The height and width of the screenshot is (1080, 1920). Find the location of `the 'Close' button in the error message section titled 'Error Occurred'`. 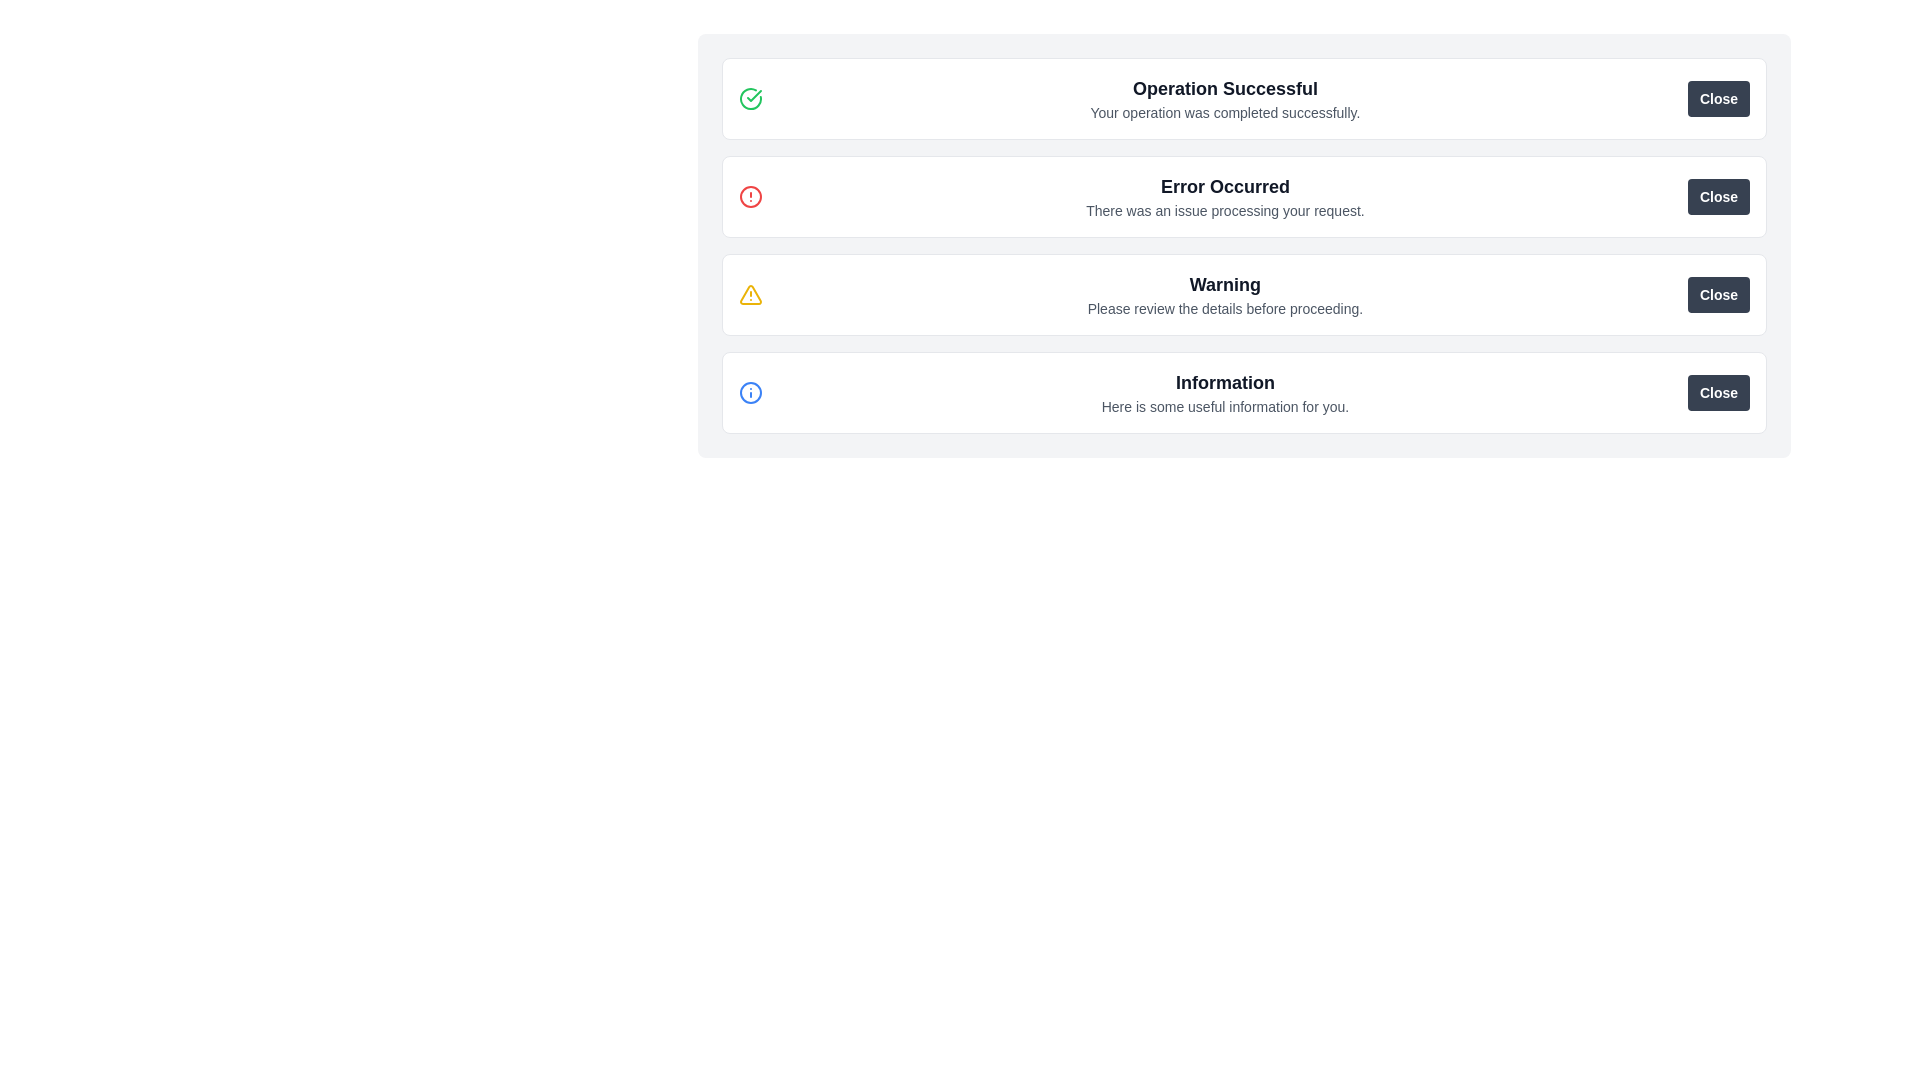

the 'Close' button in the error message section titled 'Error Occurred' is located at coordinates (1717, 196).